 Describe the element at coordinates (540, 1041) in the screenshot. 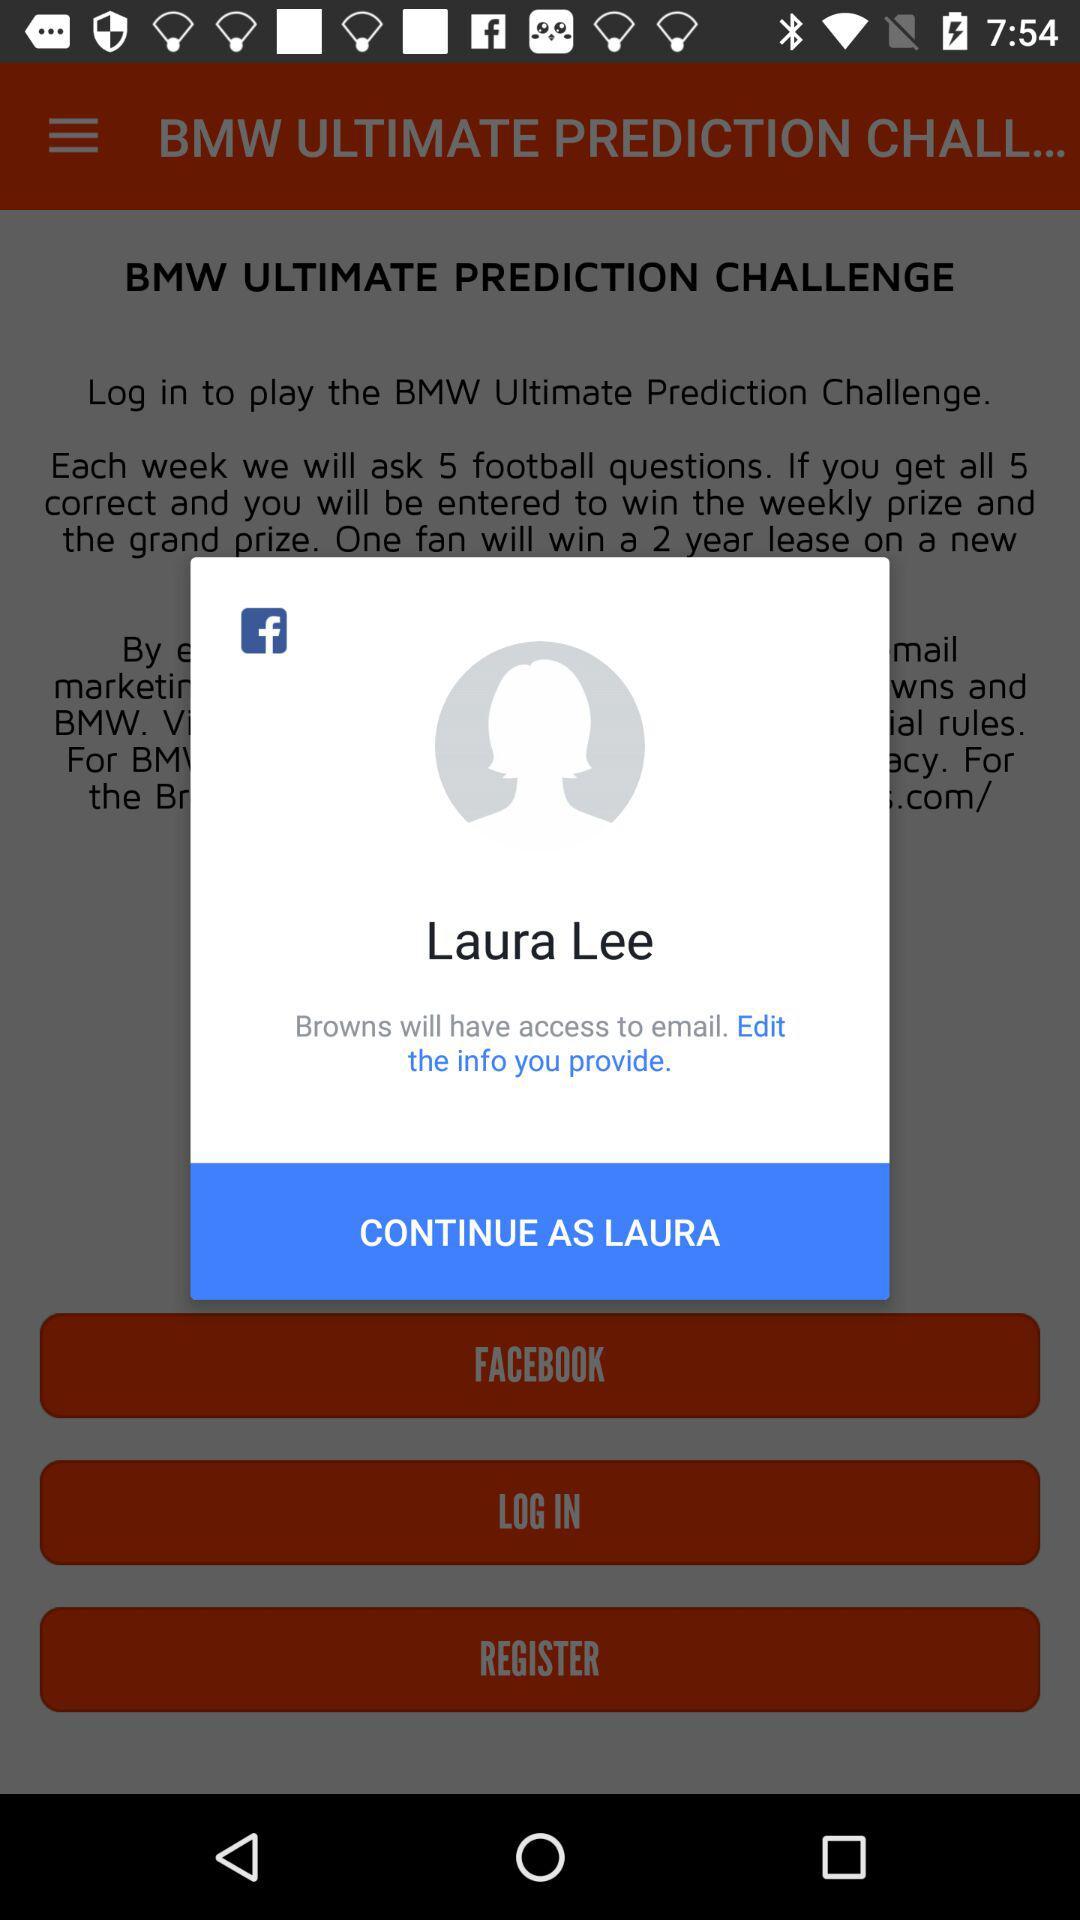

I see `item below the laura lee item` at that location.